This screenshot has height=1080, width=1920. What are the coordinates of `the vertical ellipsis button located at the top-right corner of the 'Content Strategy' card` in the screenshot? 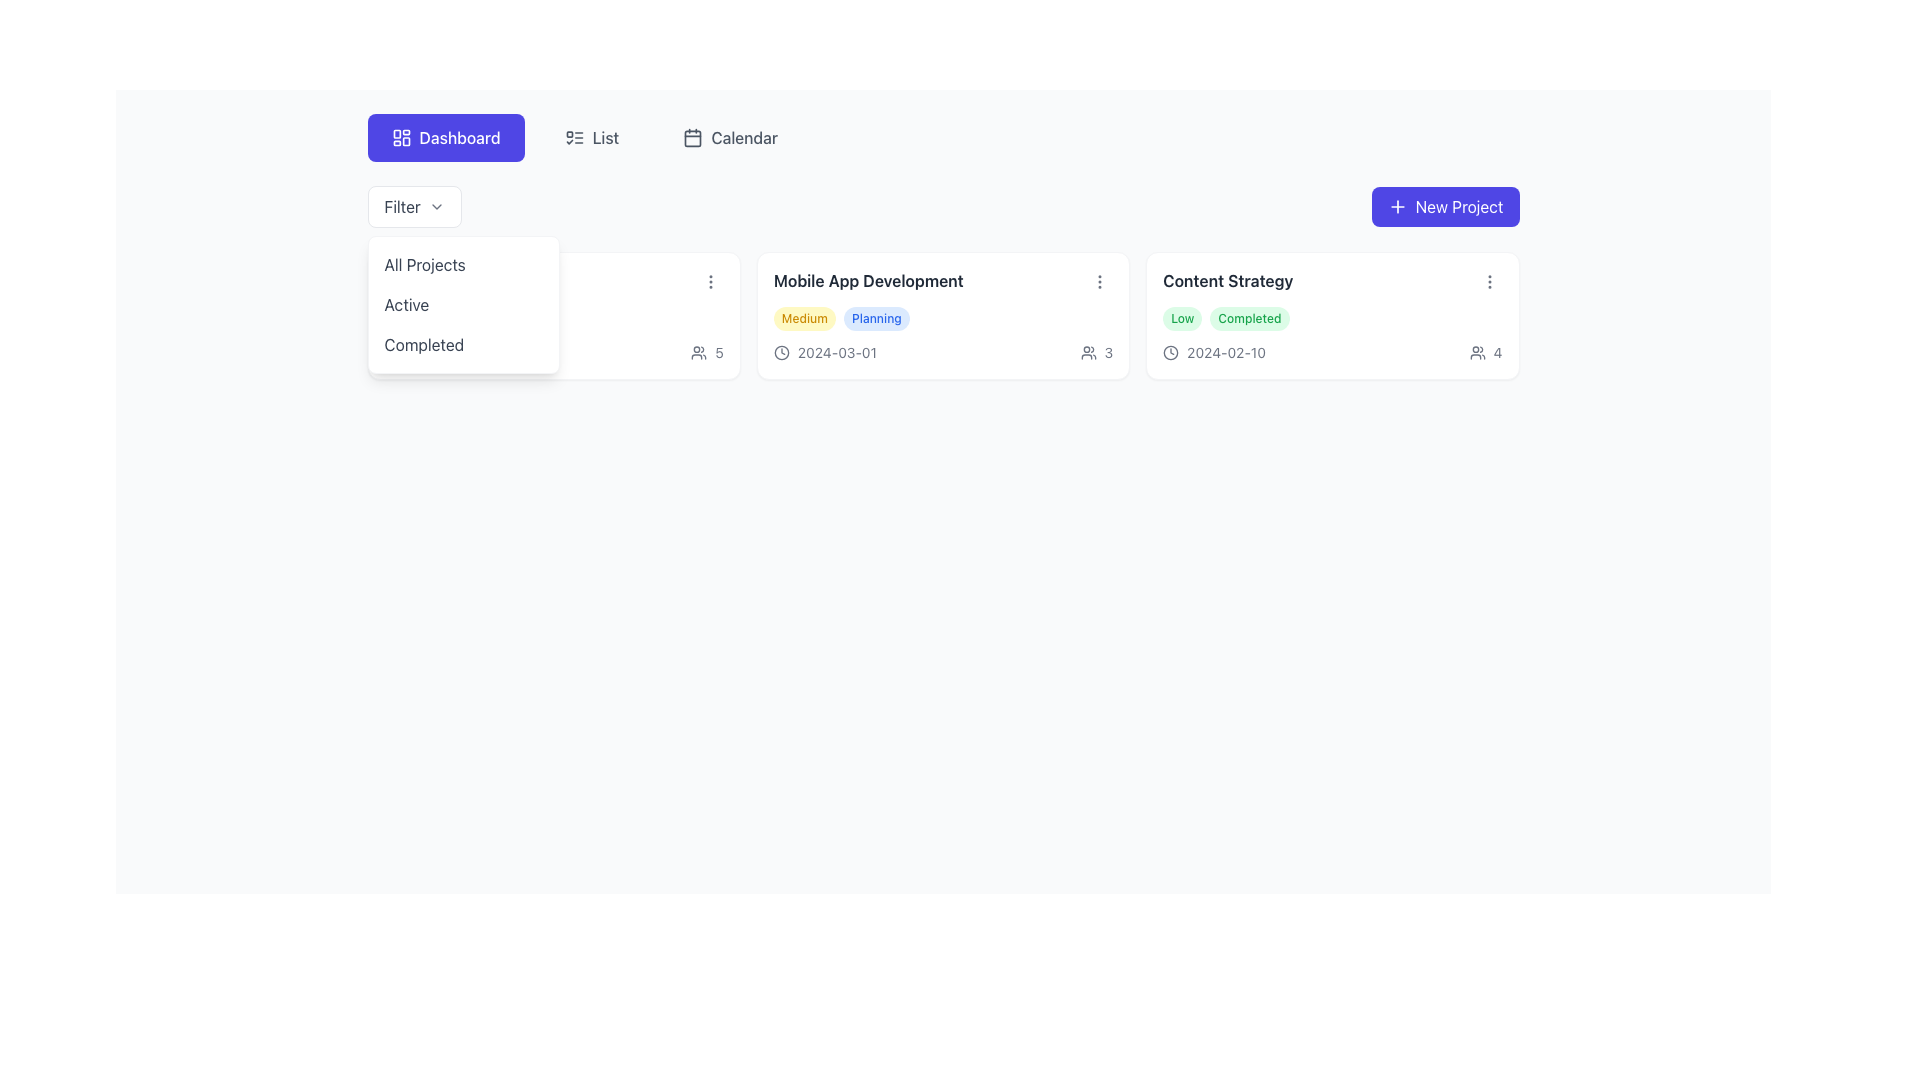 It's located at (1489, 281).